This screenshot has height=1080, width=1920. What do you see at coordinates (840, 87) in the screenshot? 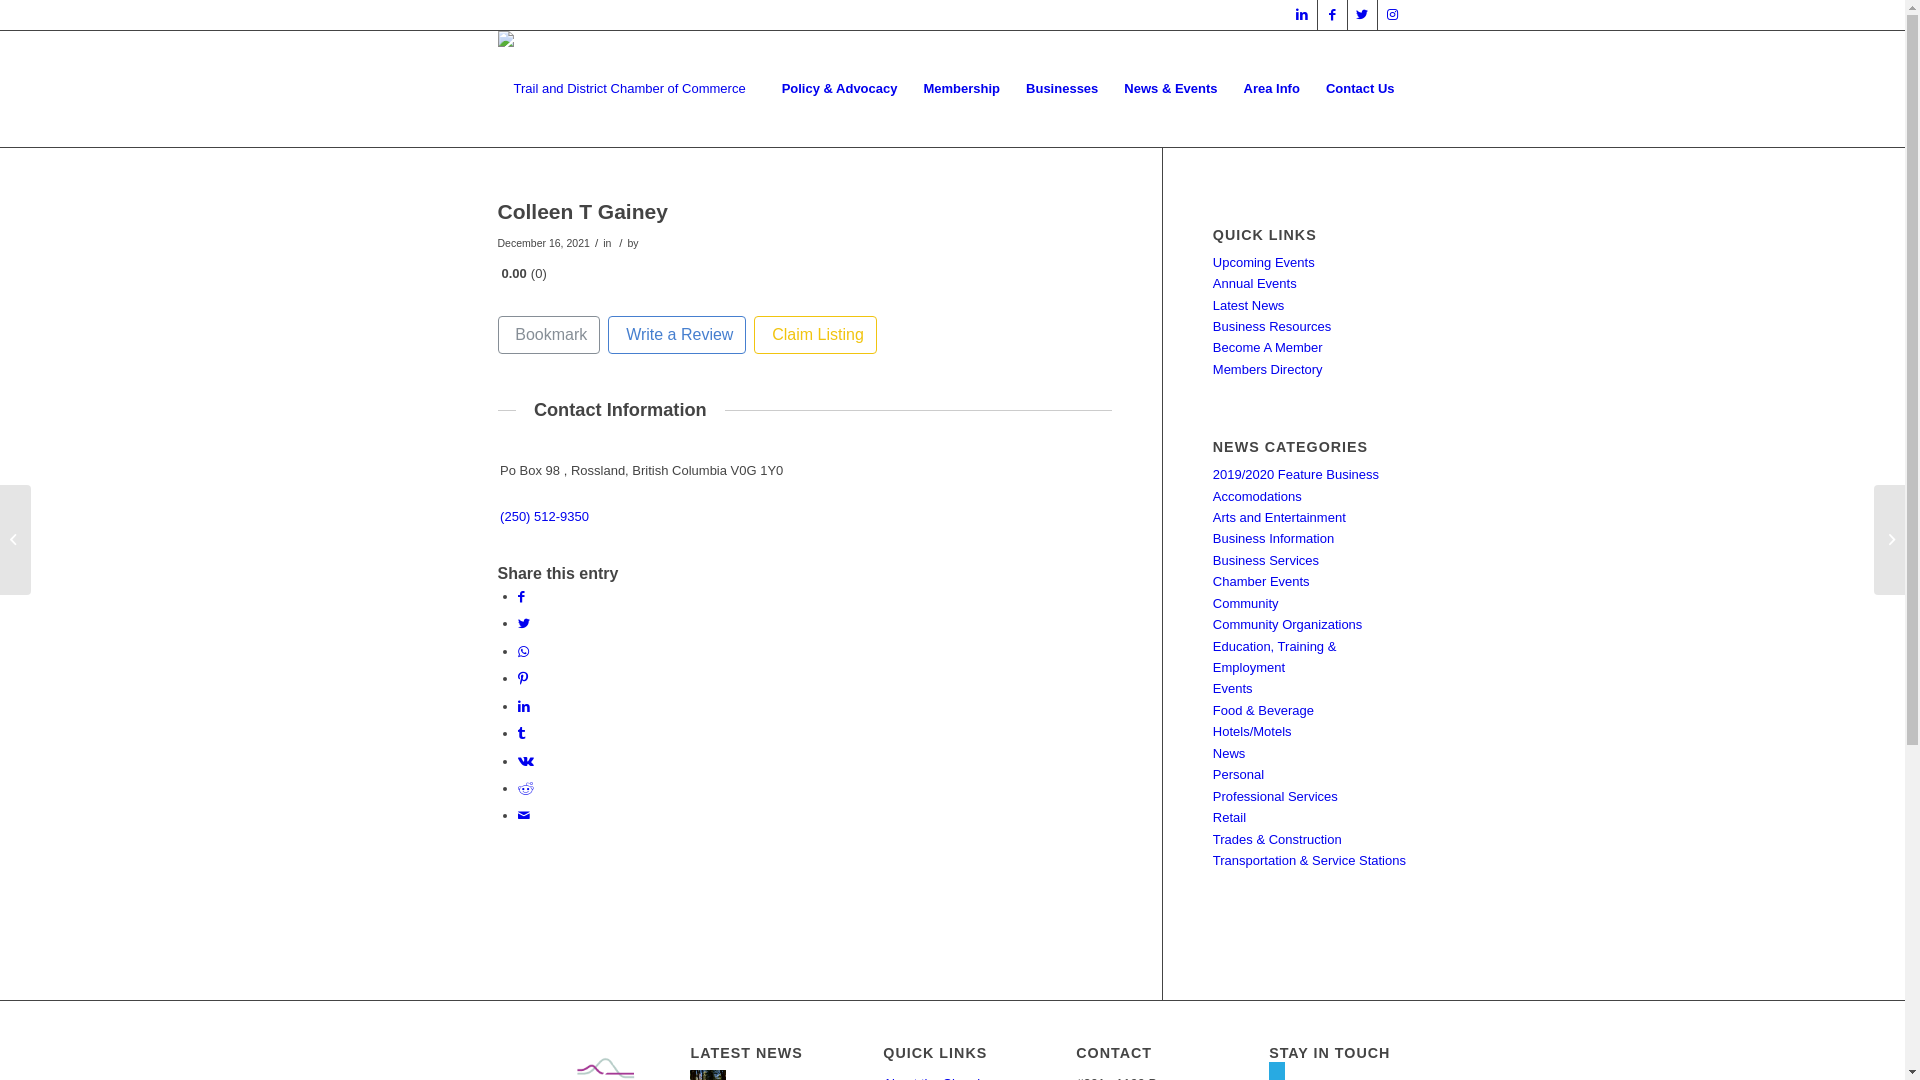
I see `'Policy & Advocacy'` at bounding box center [840, 87].